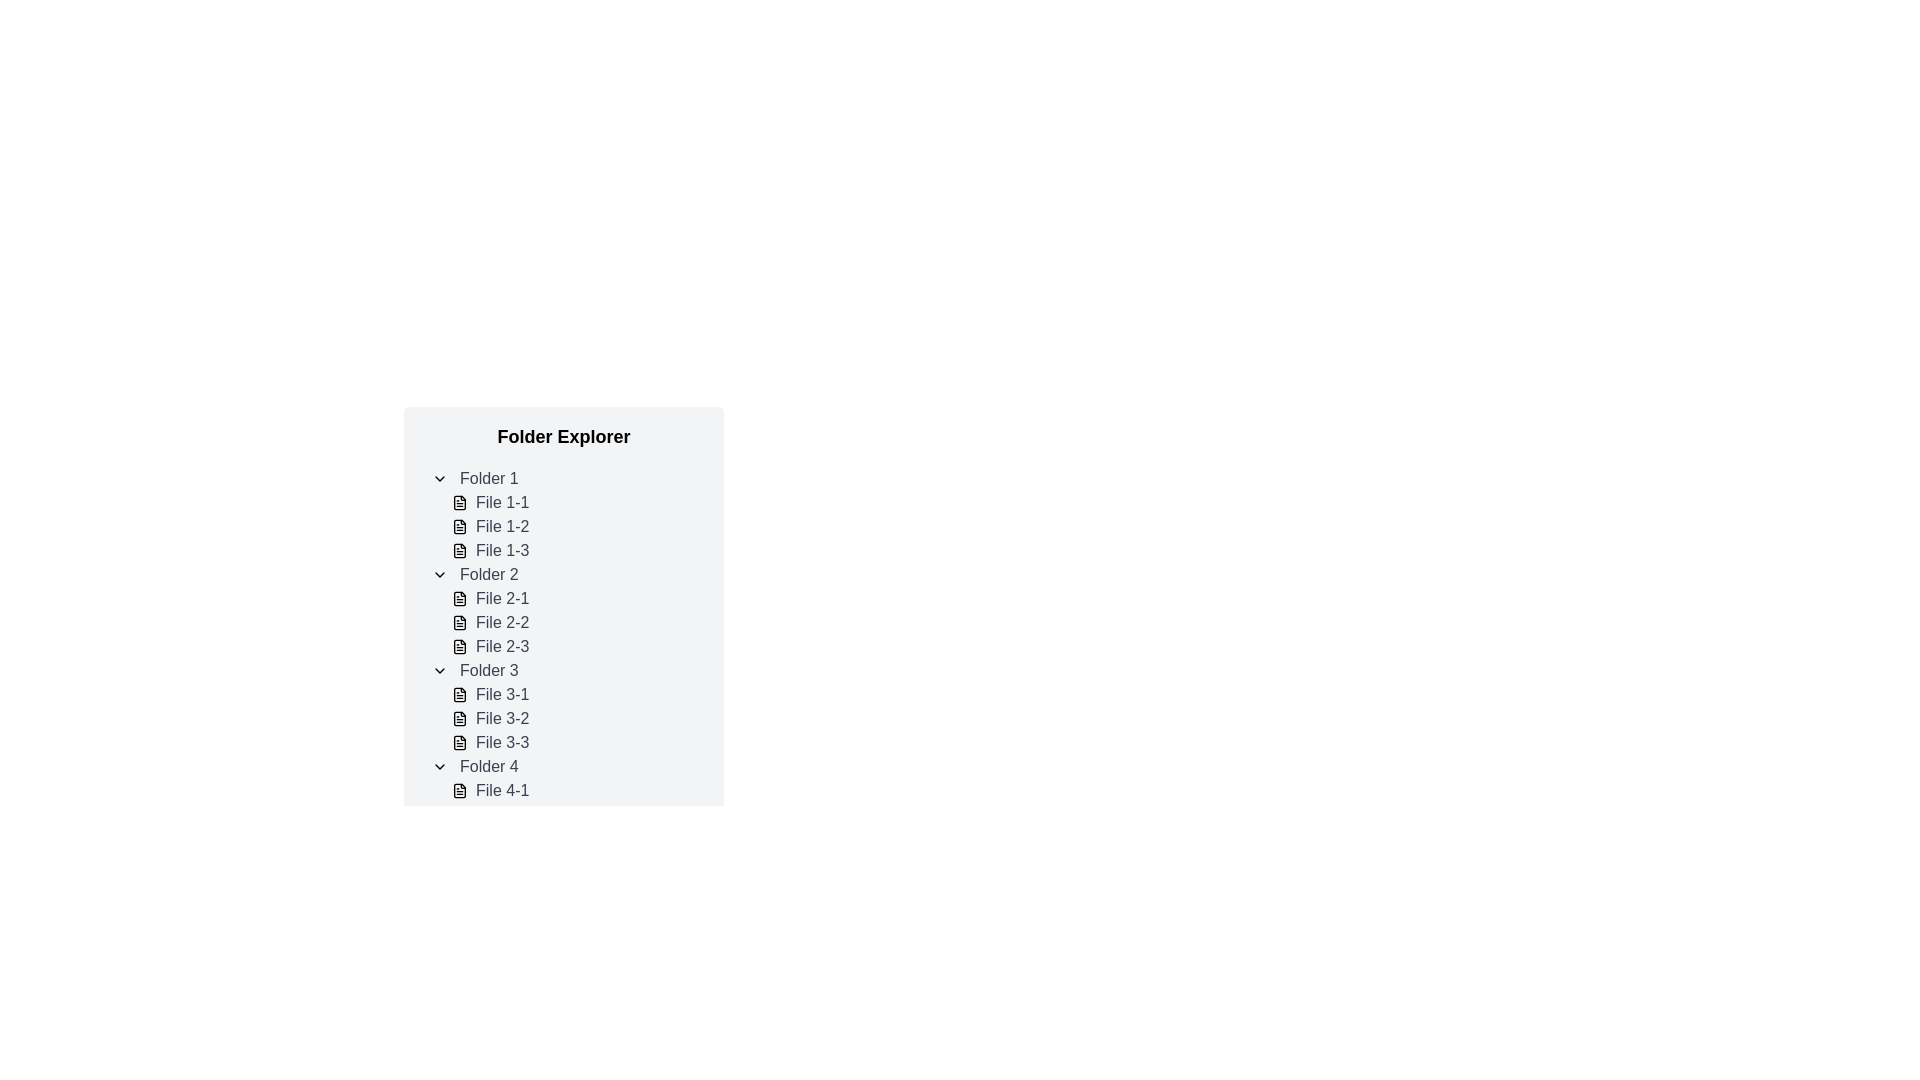 Image resolution: width=1920 pixels, height=1080 pixels. Describe the element at coordinates (459, 743) in the screenshot. I see `the decorative icon representing 'File 3-3', located to the immediate left of the label in the third folder group` at that location.